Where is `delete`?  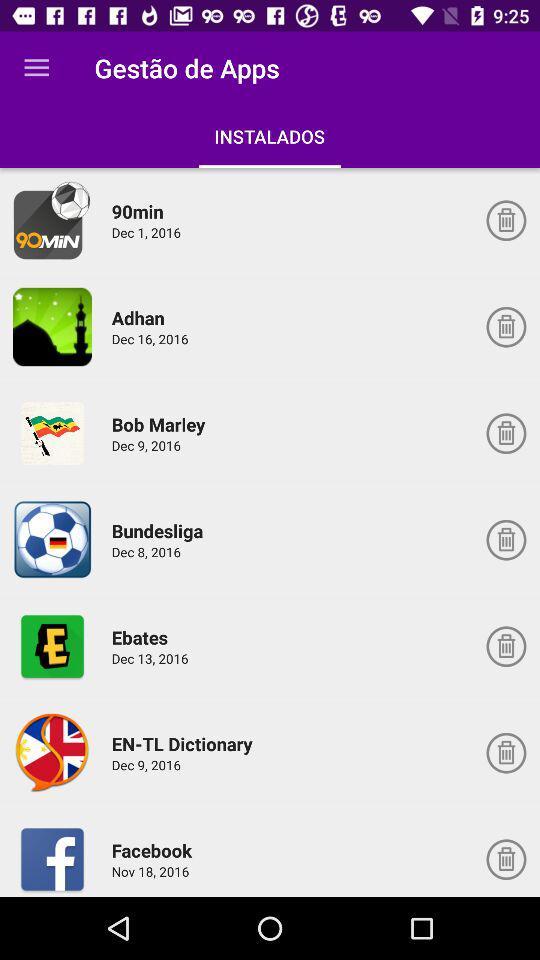
delete is located at coordinates (505, 858).